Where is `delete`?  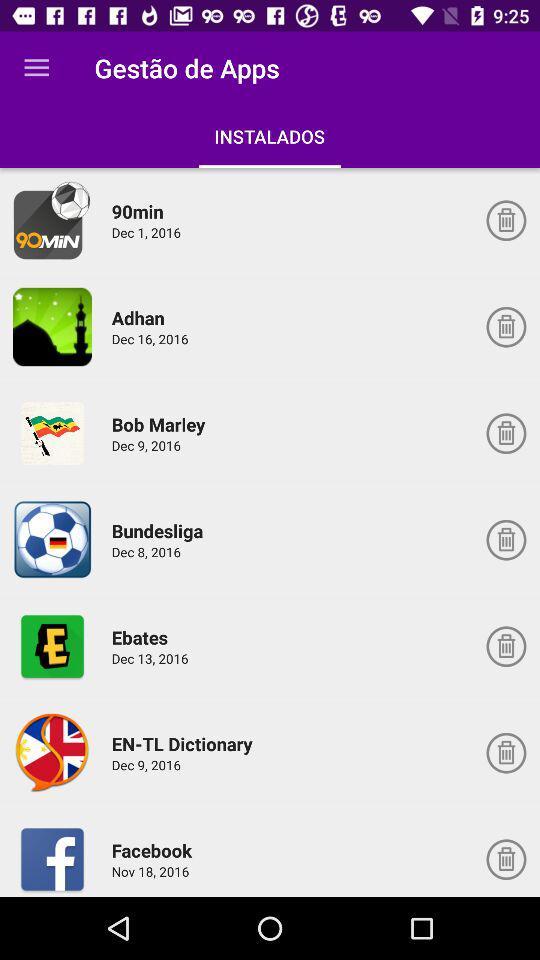
delete is located at coordinates (505, 858).